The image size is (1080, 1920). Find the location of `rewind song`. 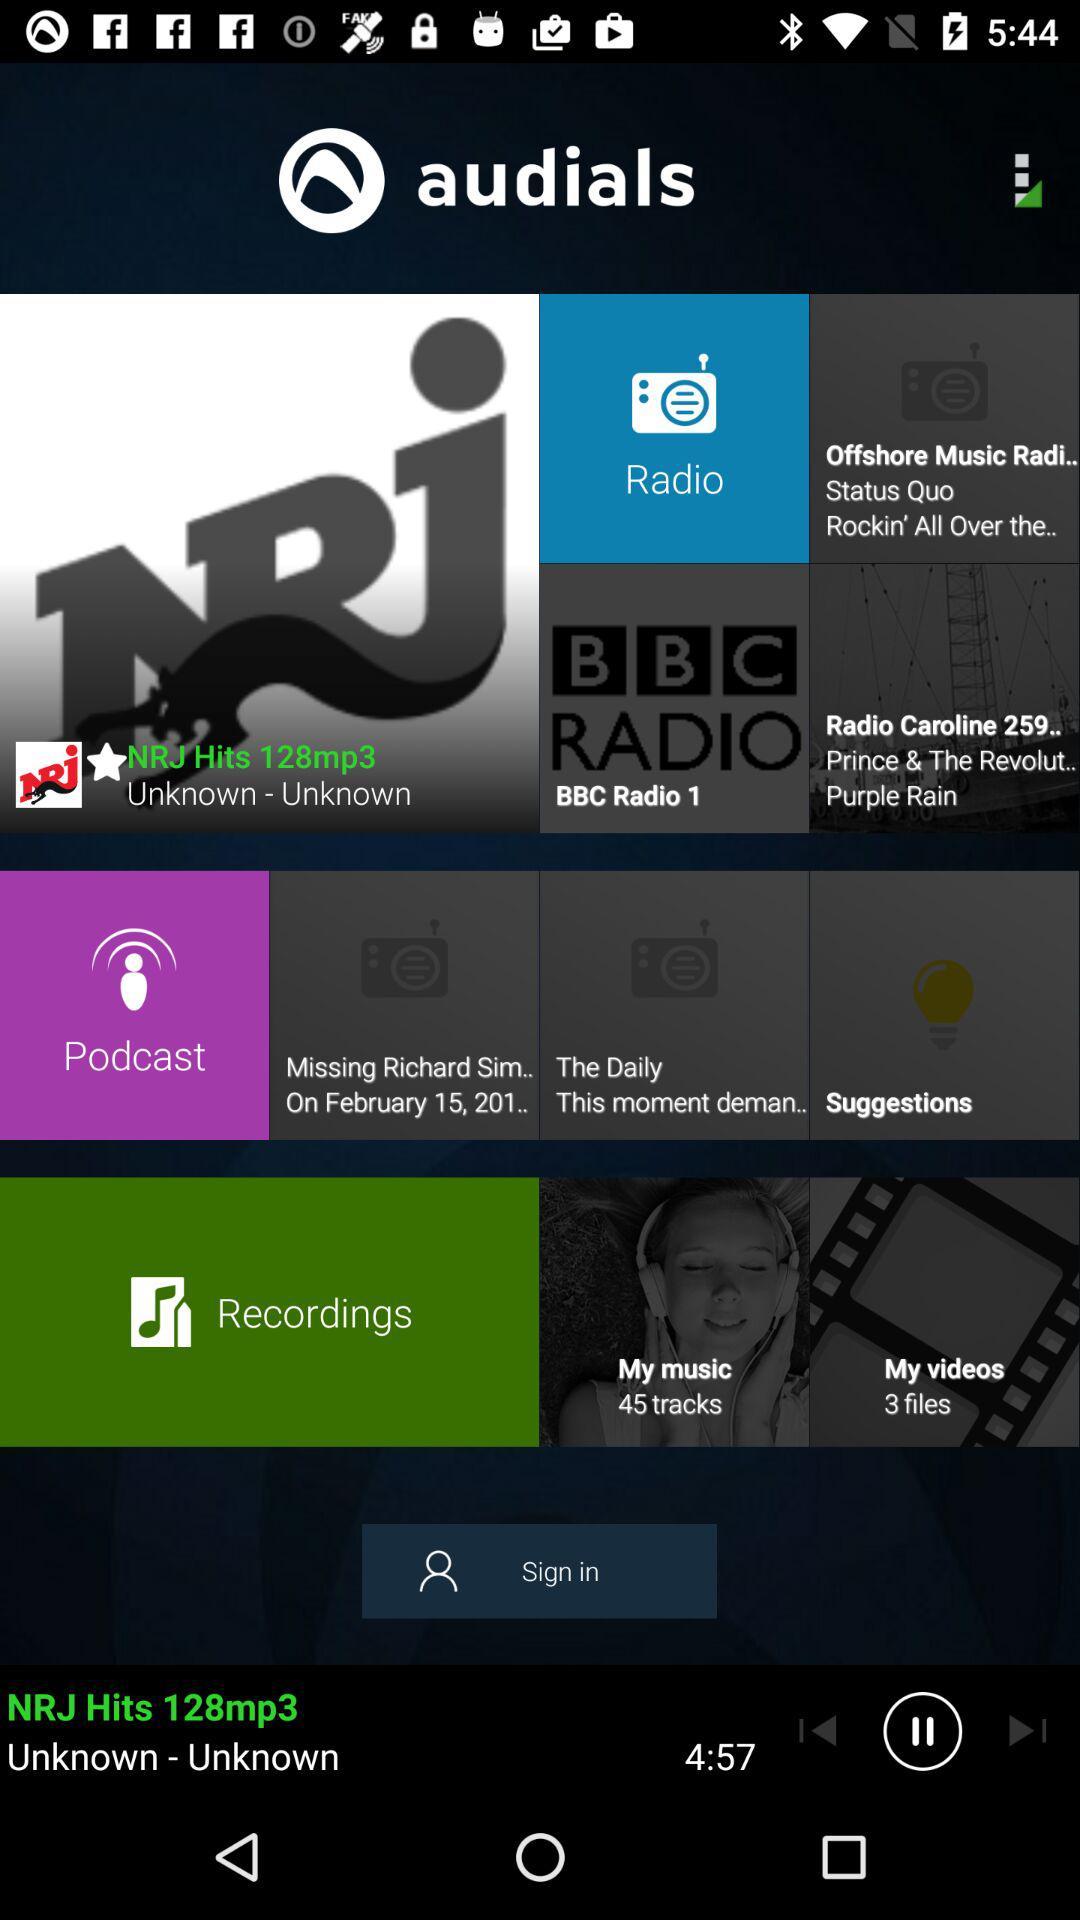

rewind song is located at coordinates (817, 1730).